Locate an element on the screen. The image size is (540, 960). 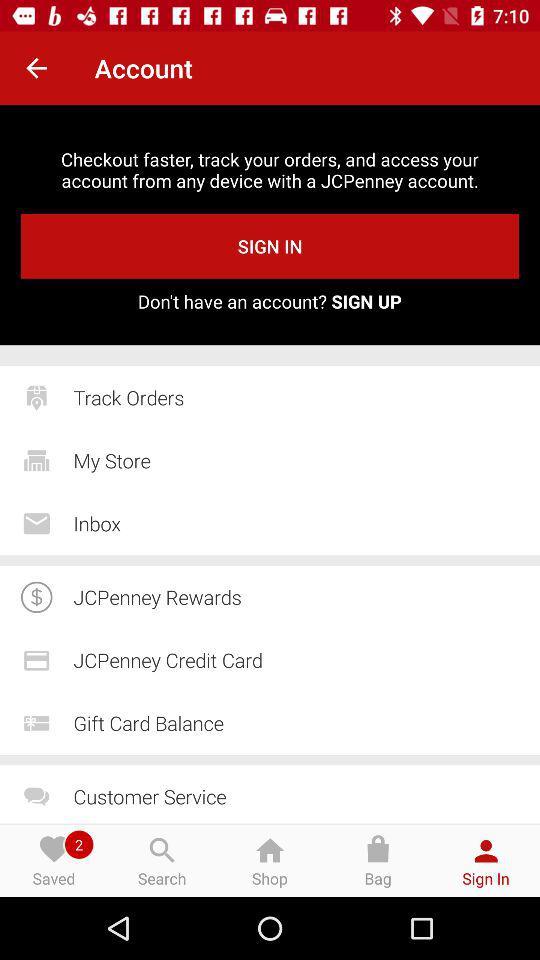
the item above the checkout faster track is located at coordinates (36, 68).